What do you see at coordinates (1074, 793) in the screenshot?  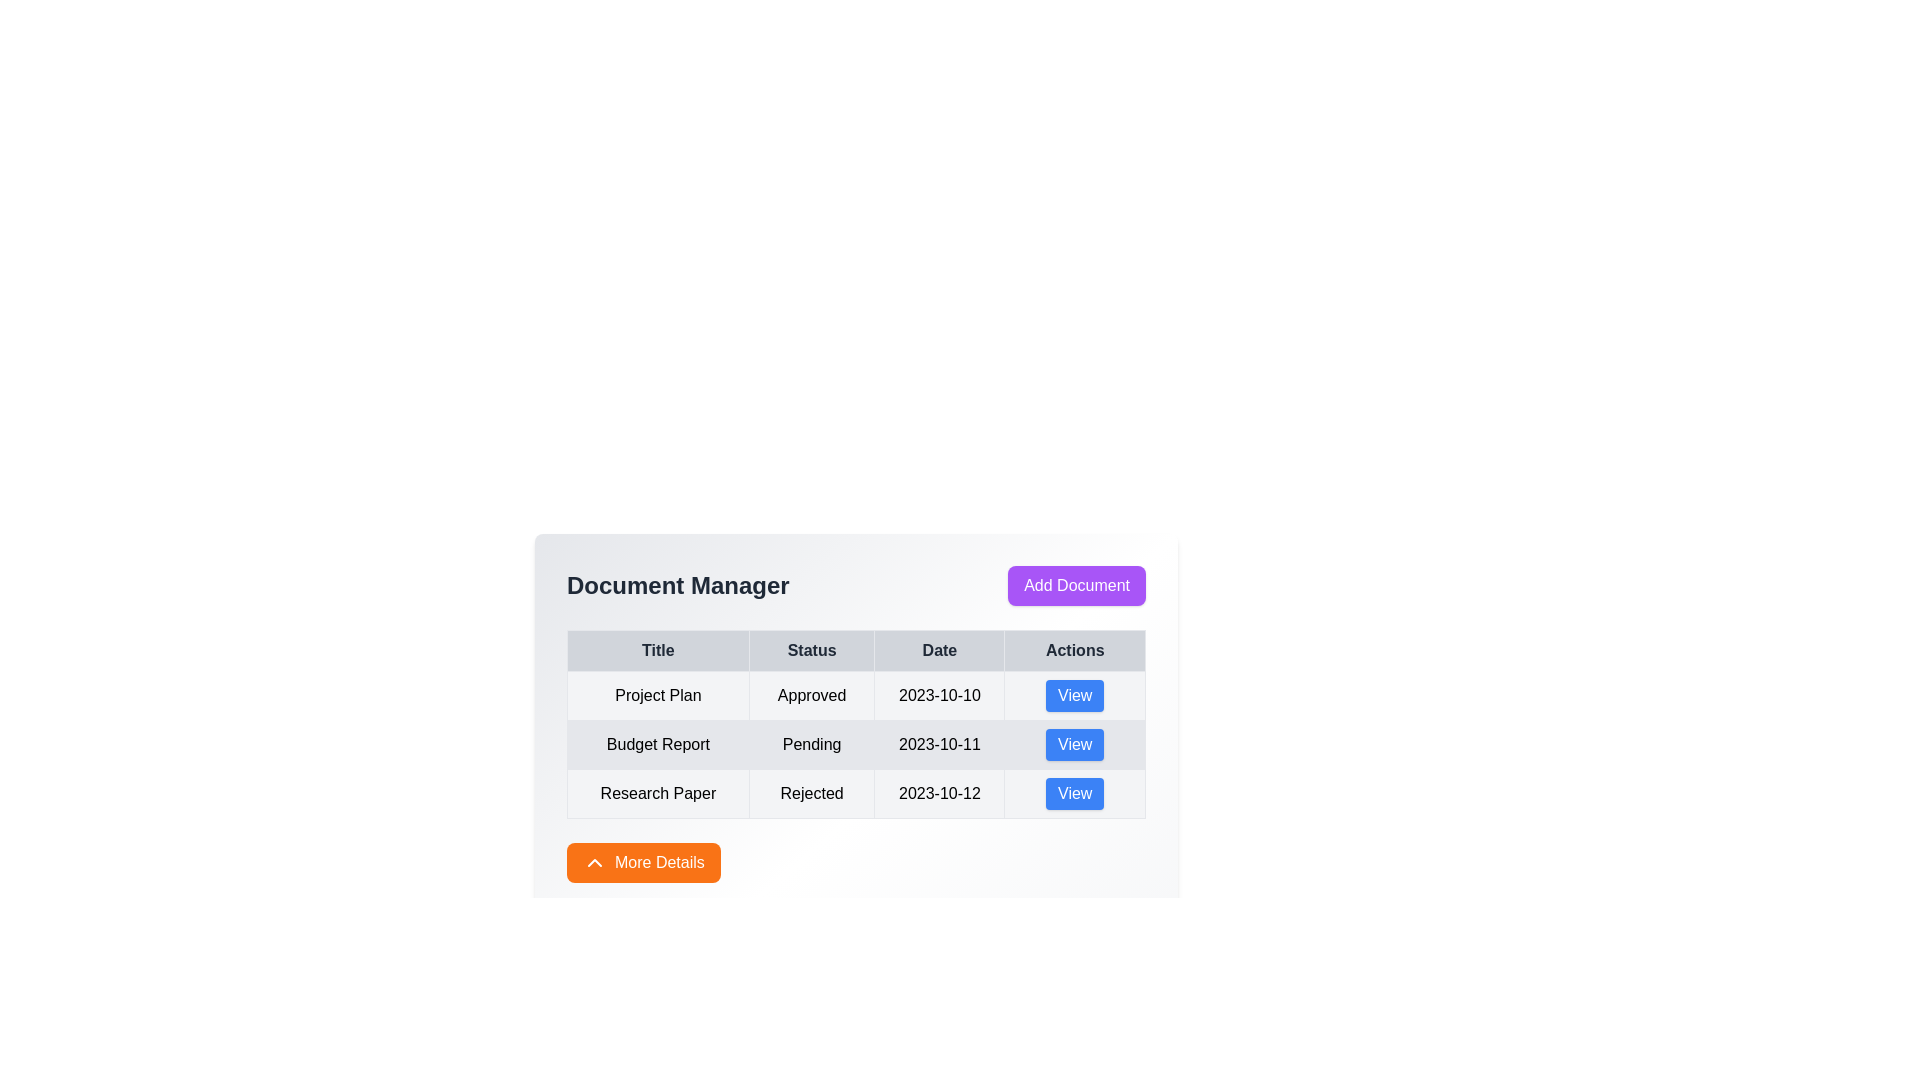 I see `the 'View' button located in the 'Actions' column under the 'Research Paper' row` at bounding box center [1074, 793].